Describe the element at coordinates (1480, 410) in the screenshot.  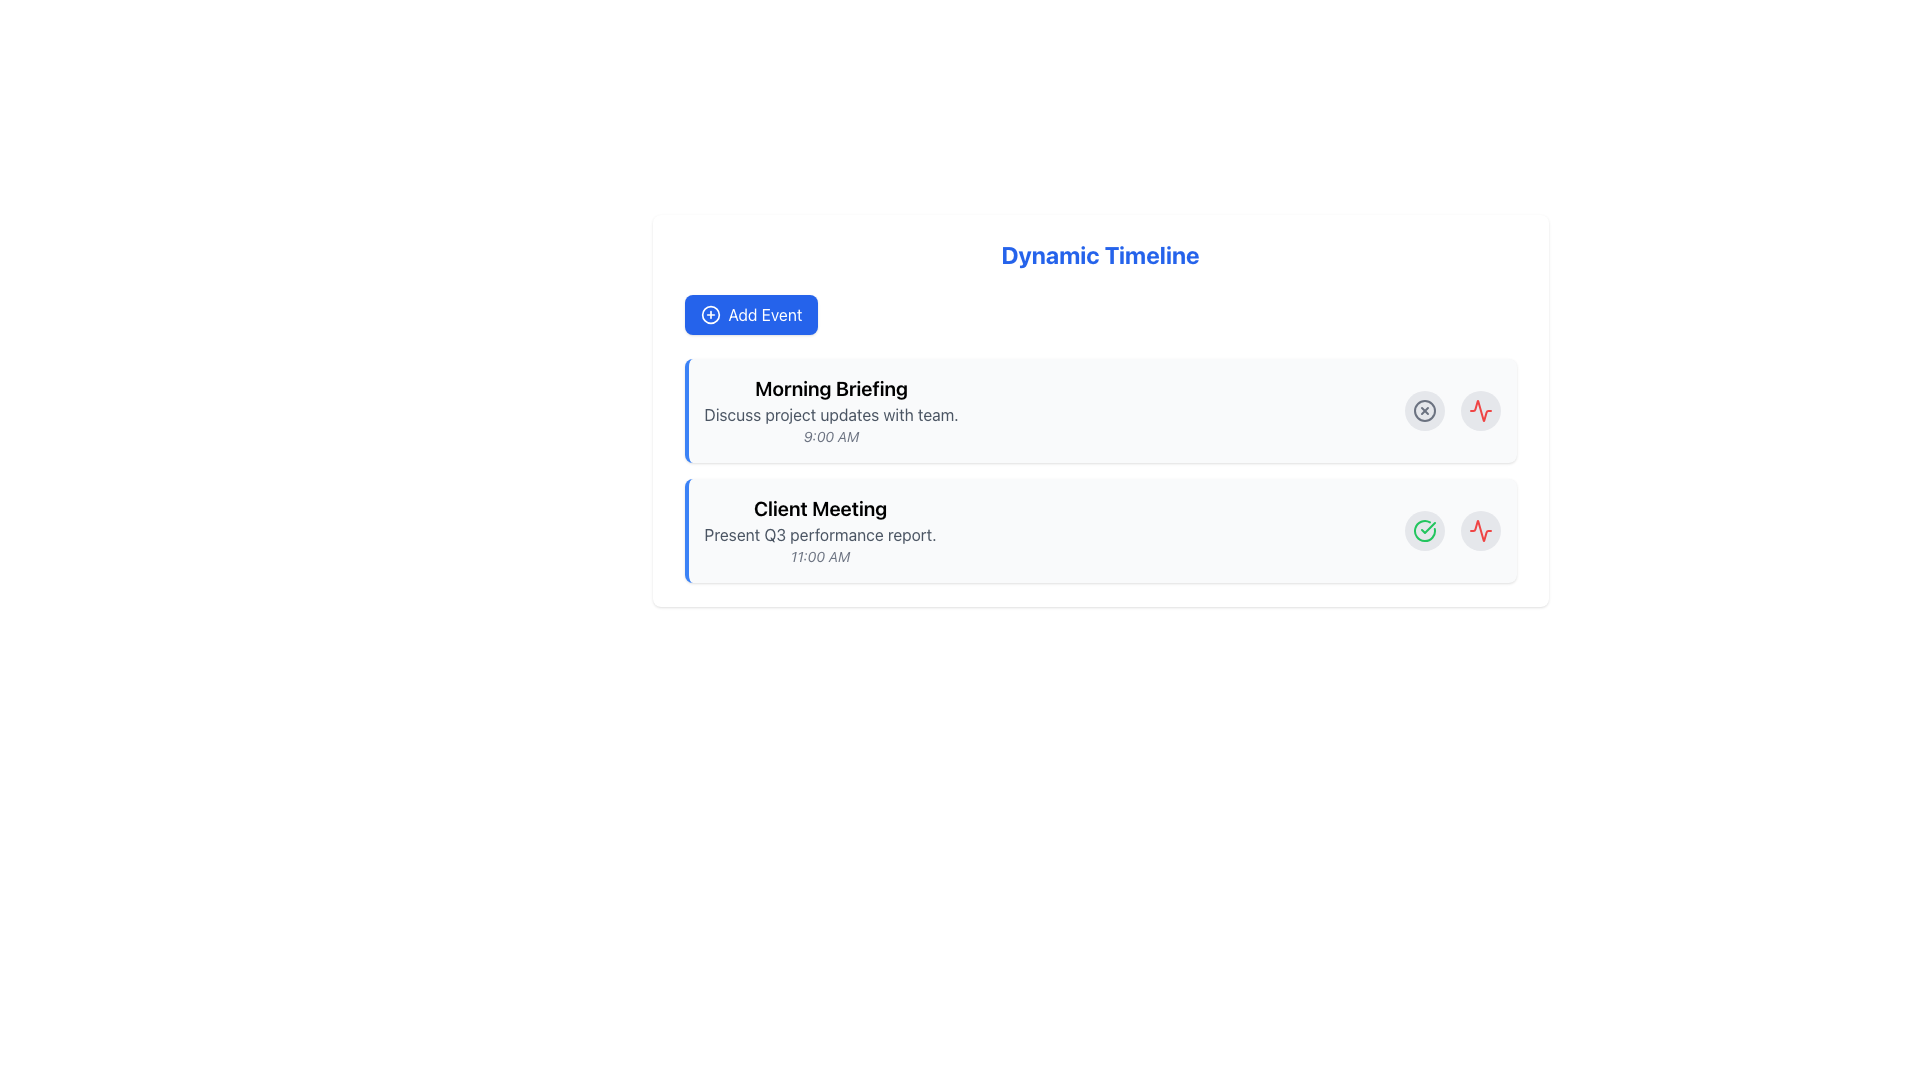
I see `the red waveform icon resembling an electrocardiogram located in the rightmost section of the second event entry in the timeline component for additional information` at that location.